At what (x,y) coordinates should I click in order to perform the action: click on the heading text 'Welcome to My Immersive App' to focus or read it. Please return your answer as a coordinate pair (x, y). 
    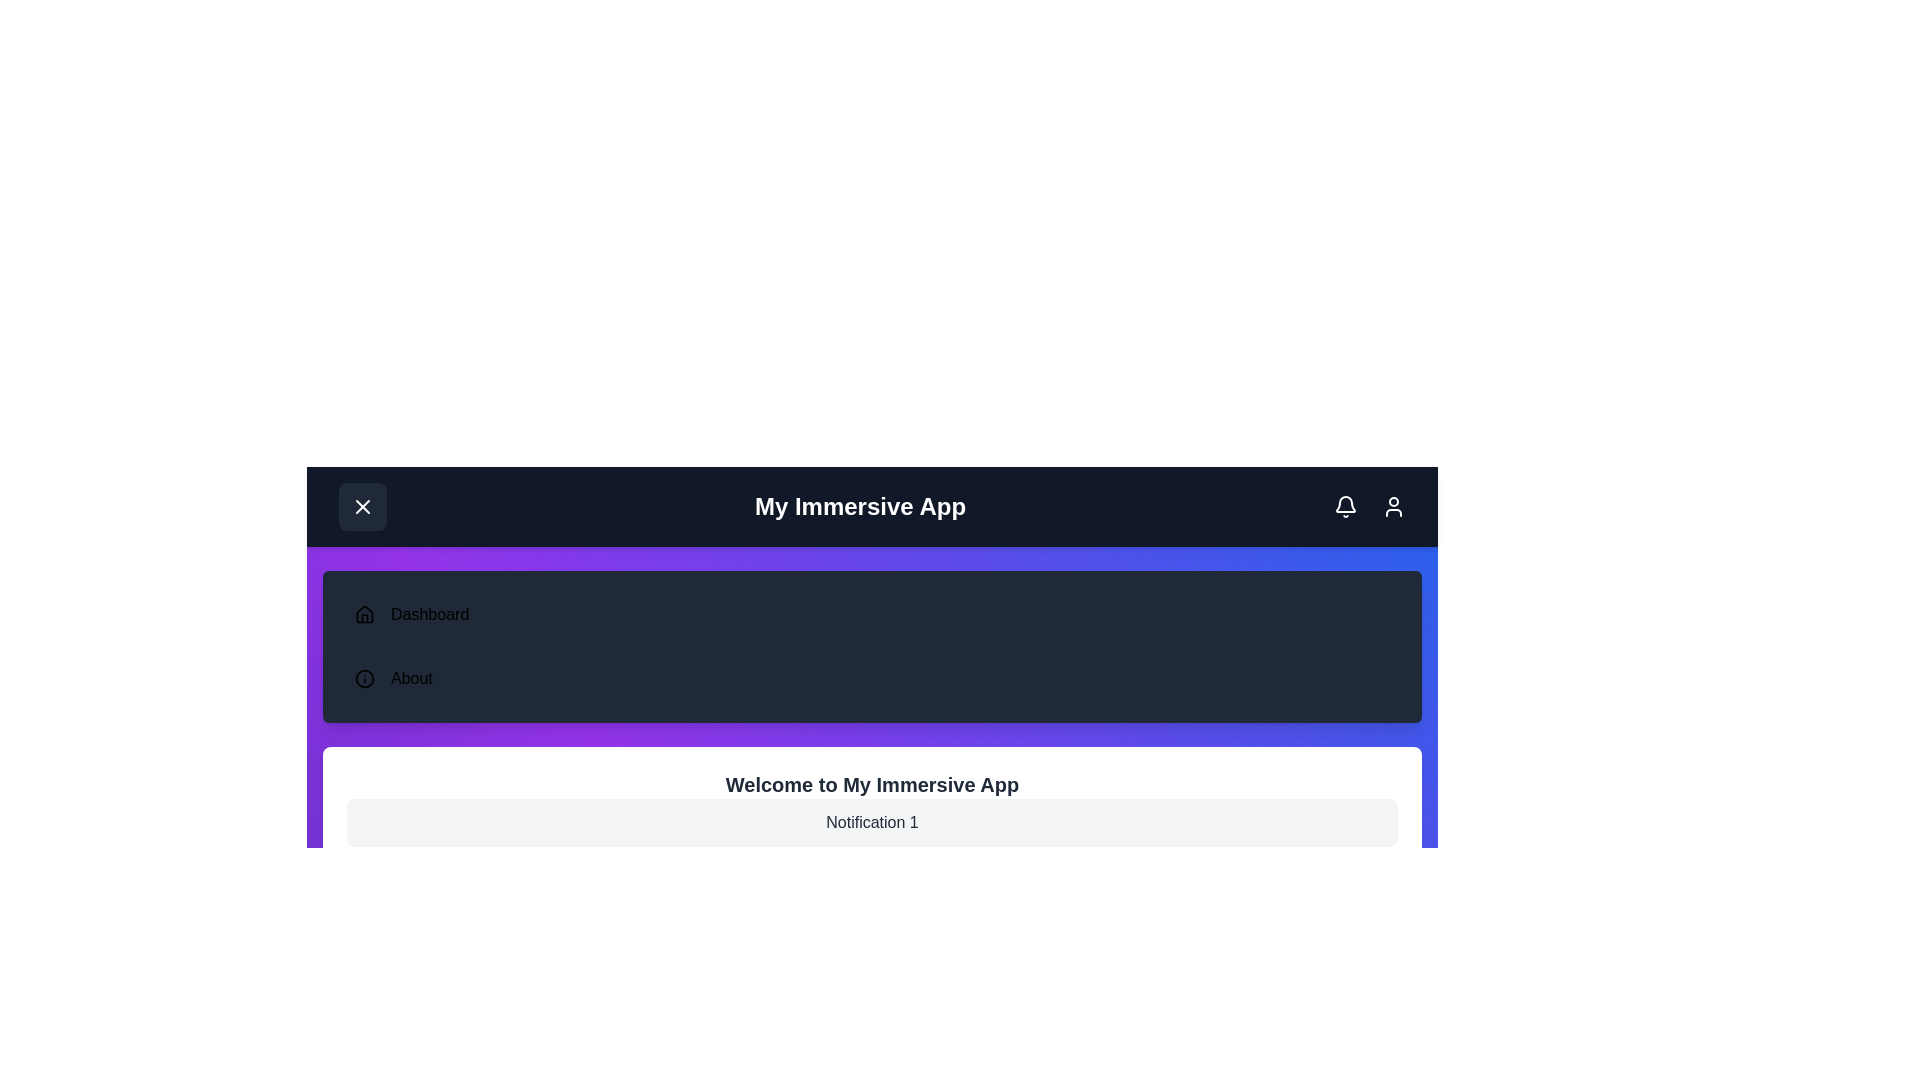
    Looking at the image, I should click on (872, 784).